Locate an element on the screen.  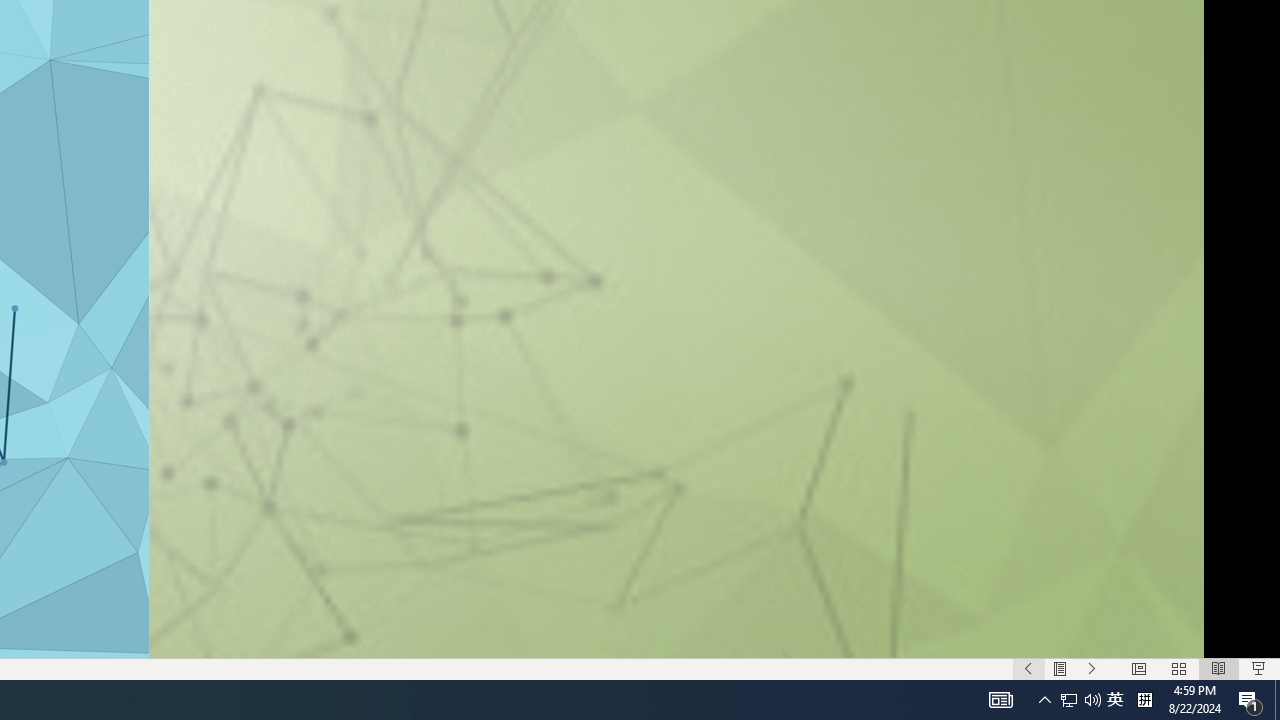
'Slide Show Next On' is located at coordinates (1091, 669).